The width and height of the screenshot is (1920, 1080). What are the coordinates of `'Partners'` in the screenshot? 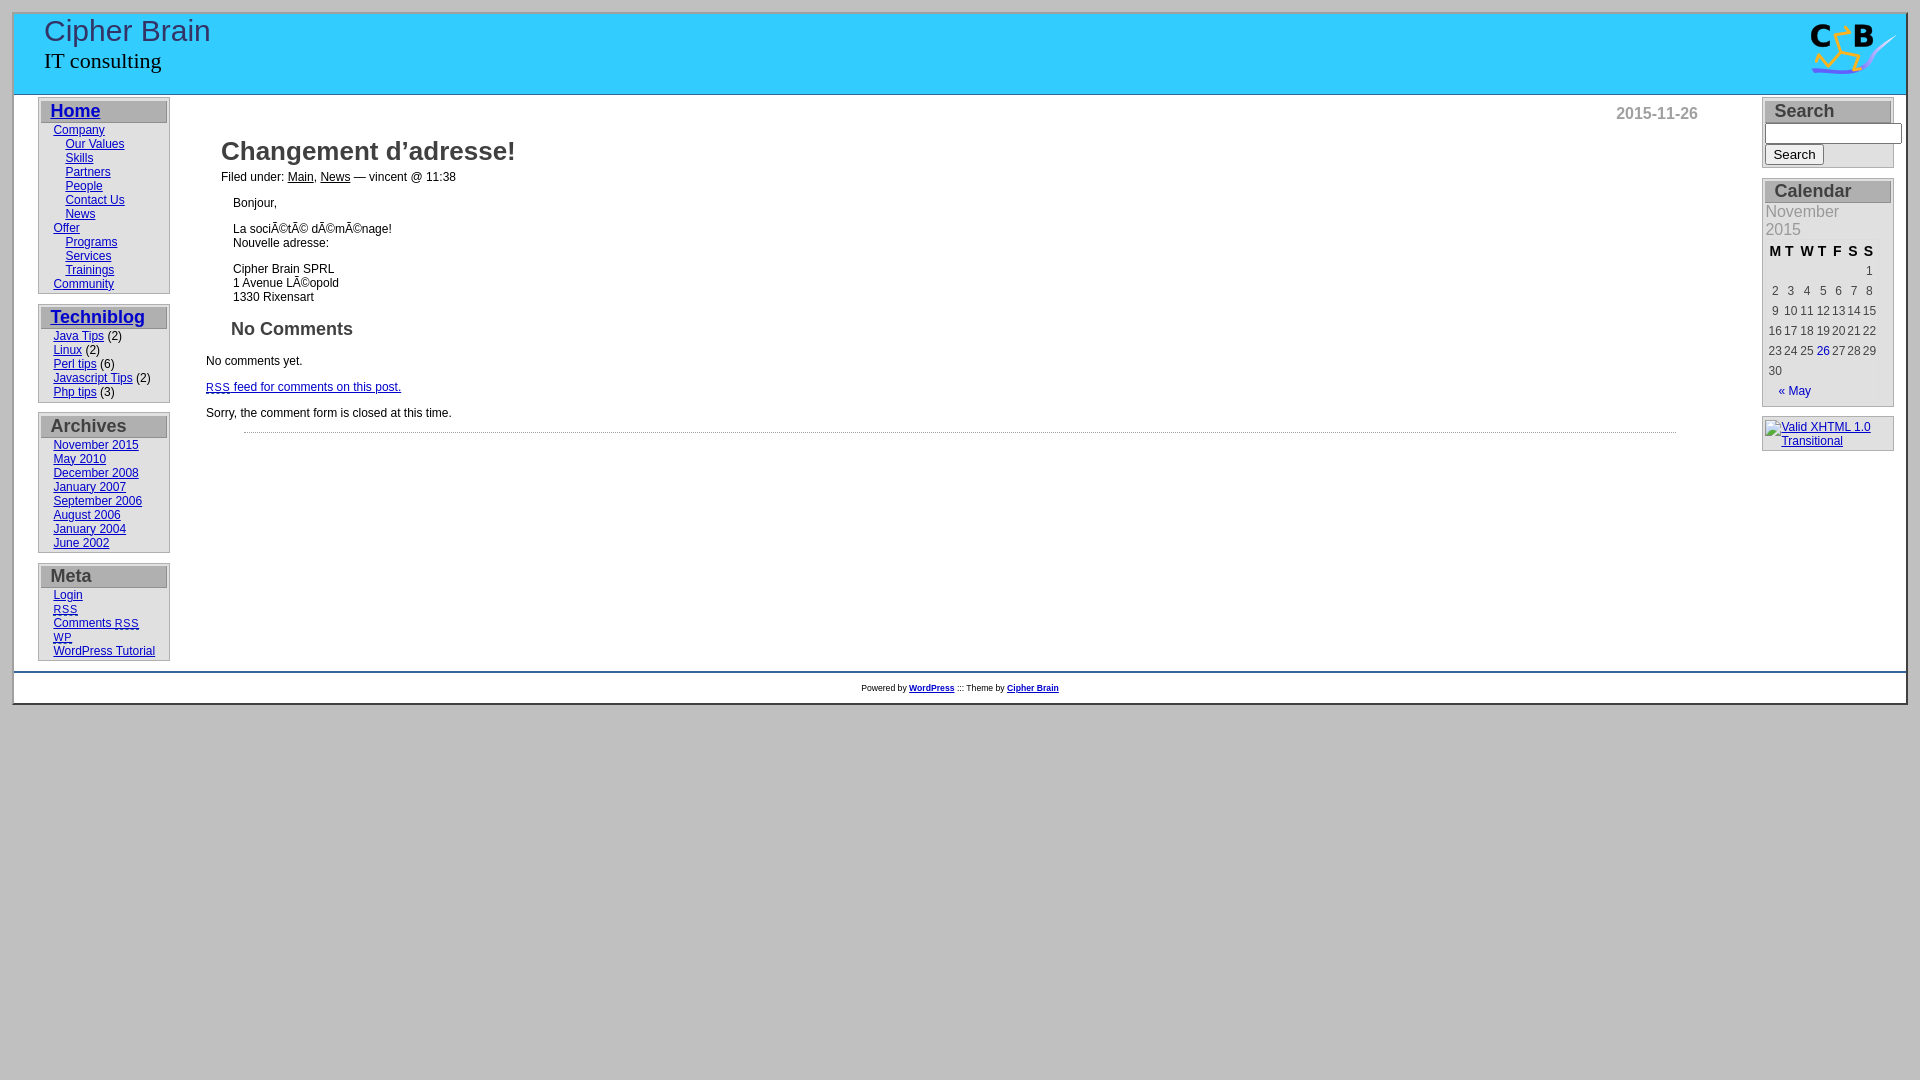 It's located at (65, 171).